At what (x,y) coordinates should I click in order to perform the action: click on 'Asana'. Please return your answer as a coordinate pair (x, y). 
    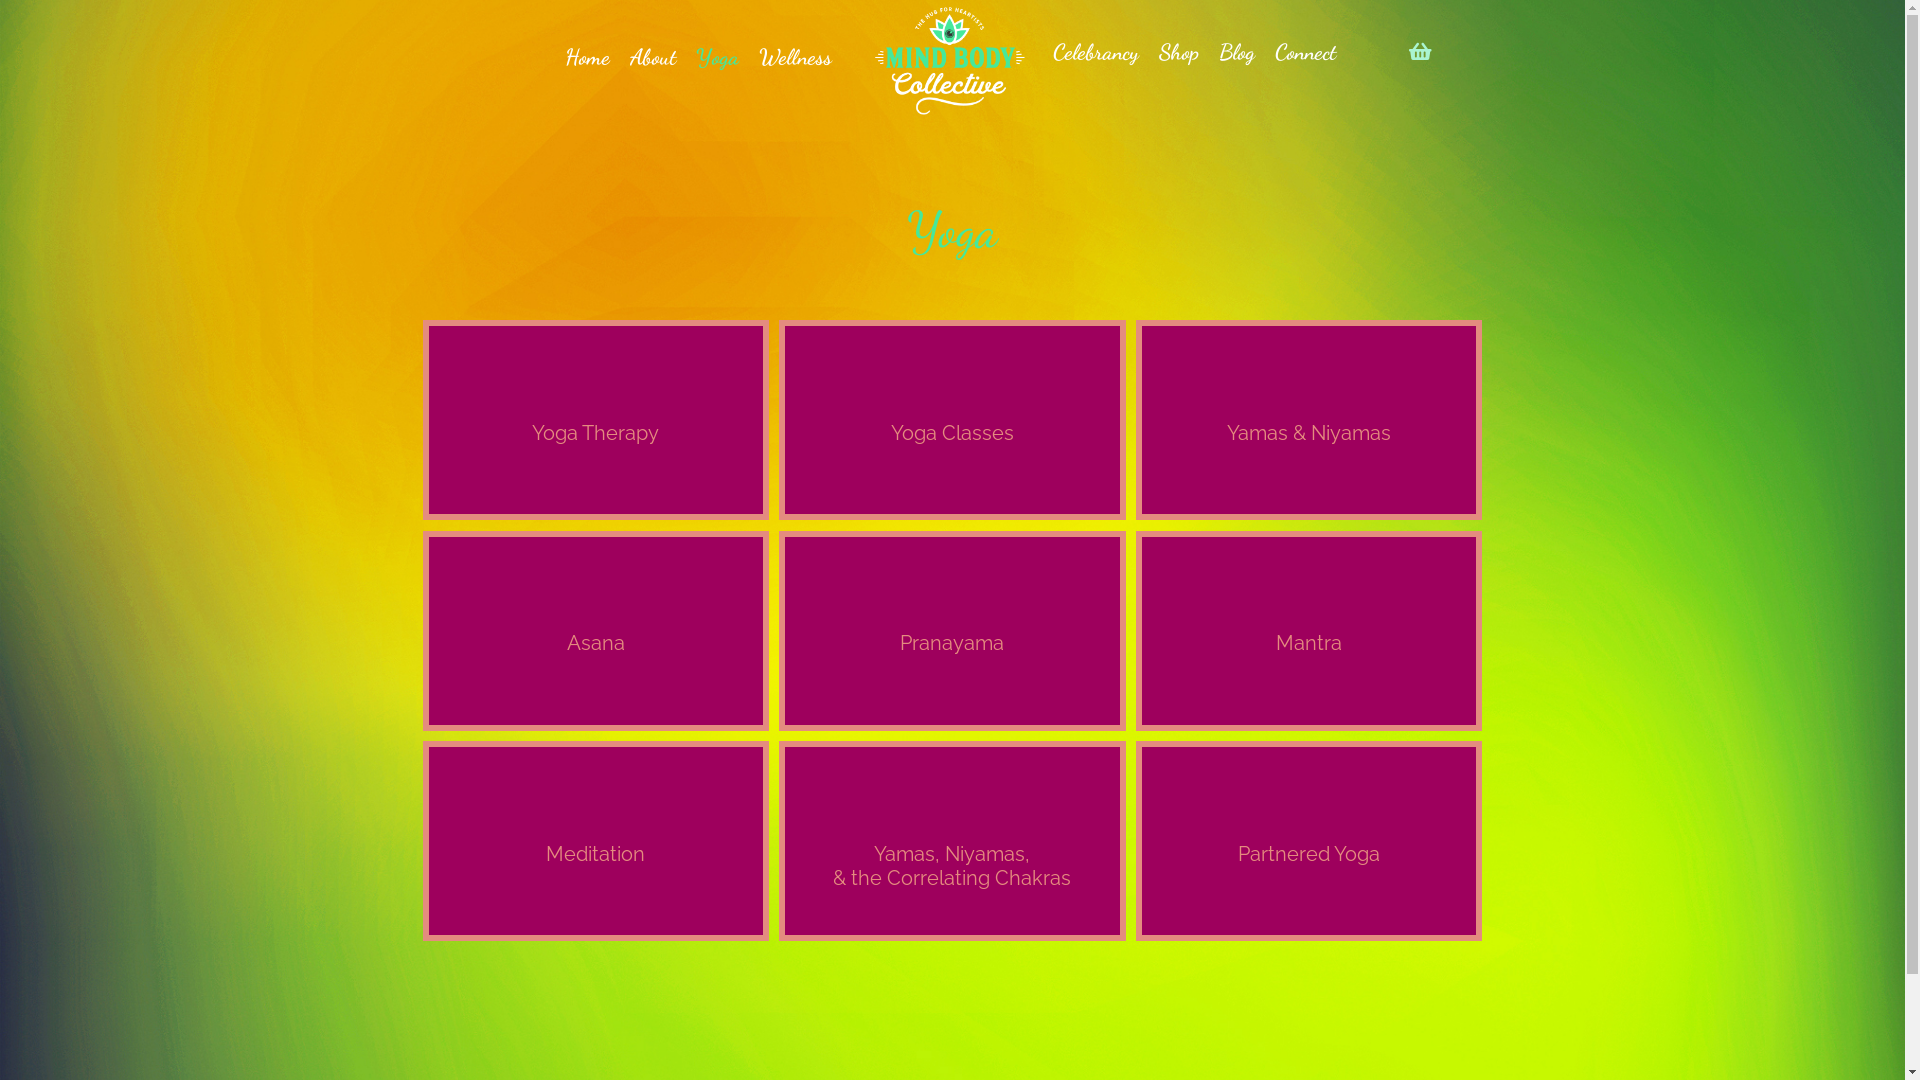
    Looking at the image, I should click on (594, 631).